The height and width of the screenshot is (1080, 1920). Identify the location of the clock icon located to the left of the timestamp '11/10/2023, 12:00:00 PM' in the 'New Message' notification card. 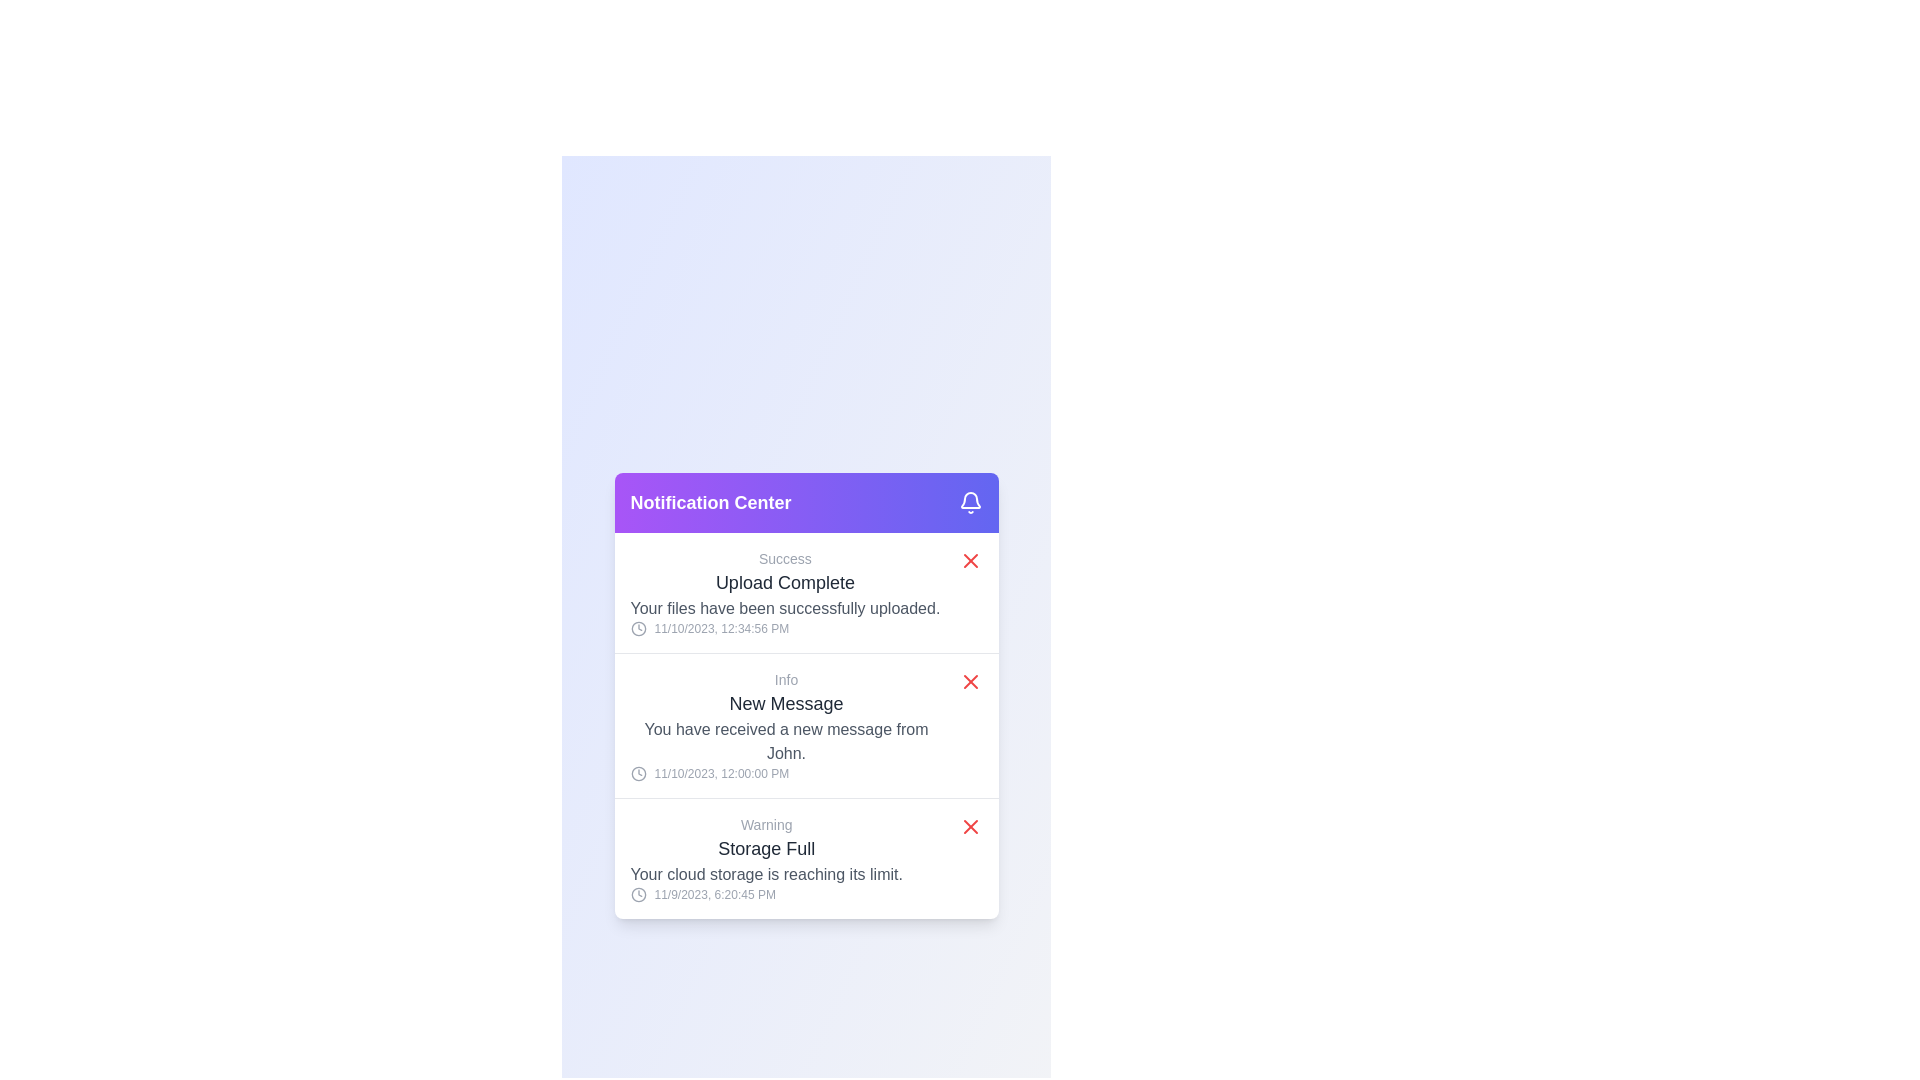
(637, 773).